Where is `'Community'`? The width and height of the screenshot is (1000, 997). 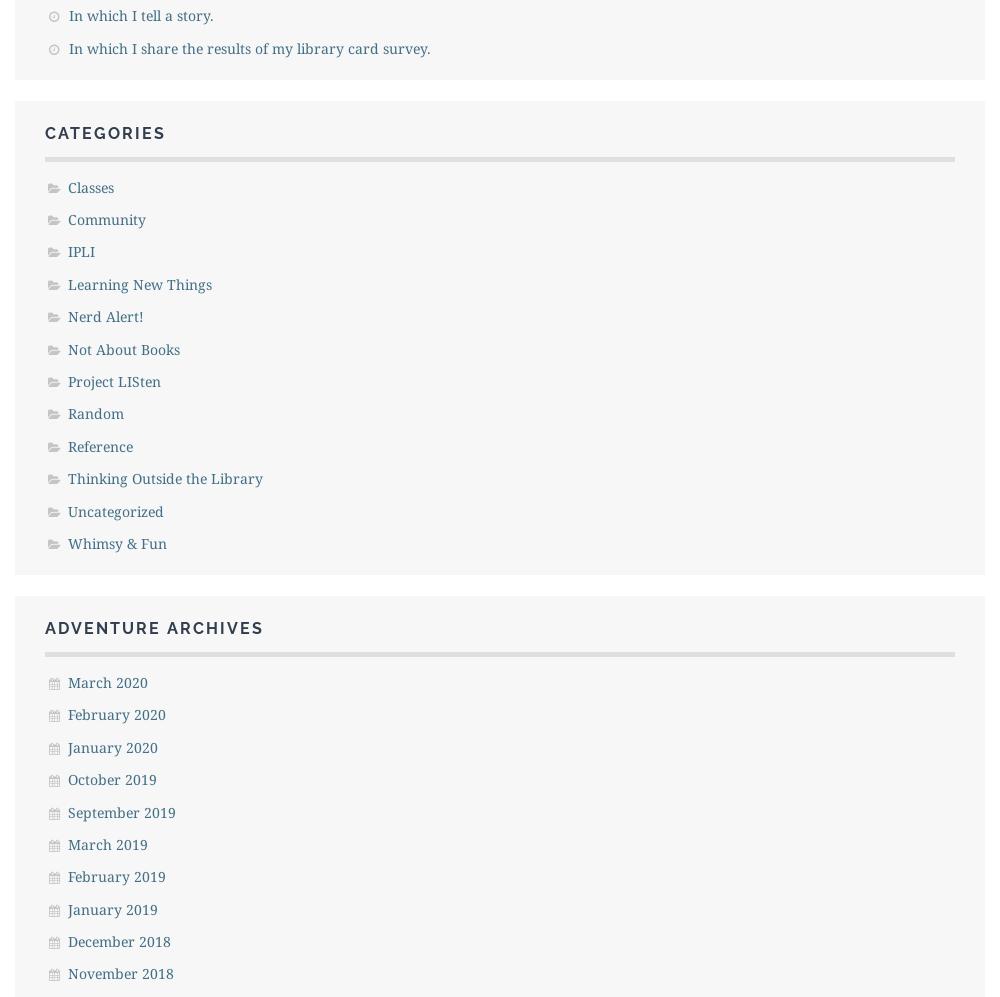
'Community' is located at coordinates (106, 219).